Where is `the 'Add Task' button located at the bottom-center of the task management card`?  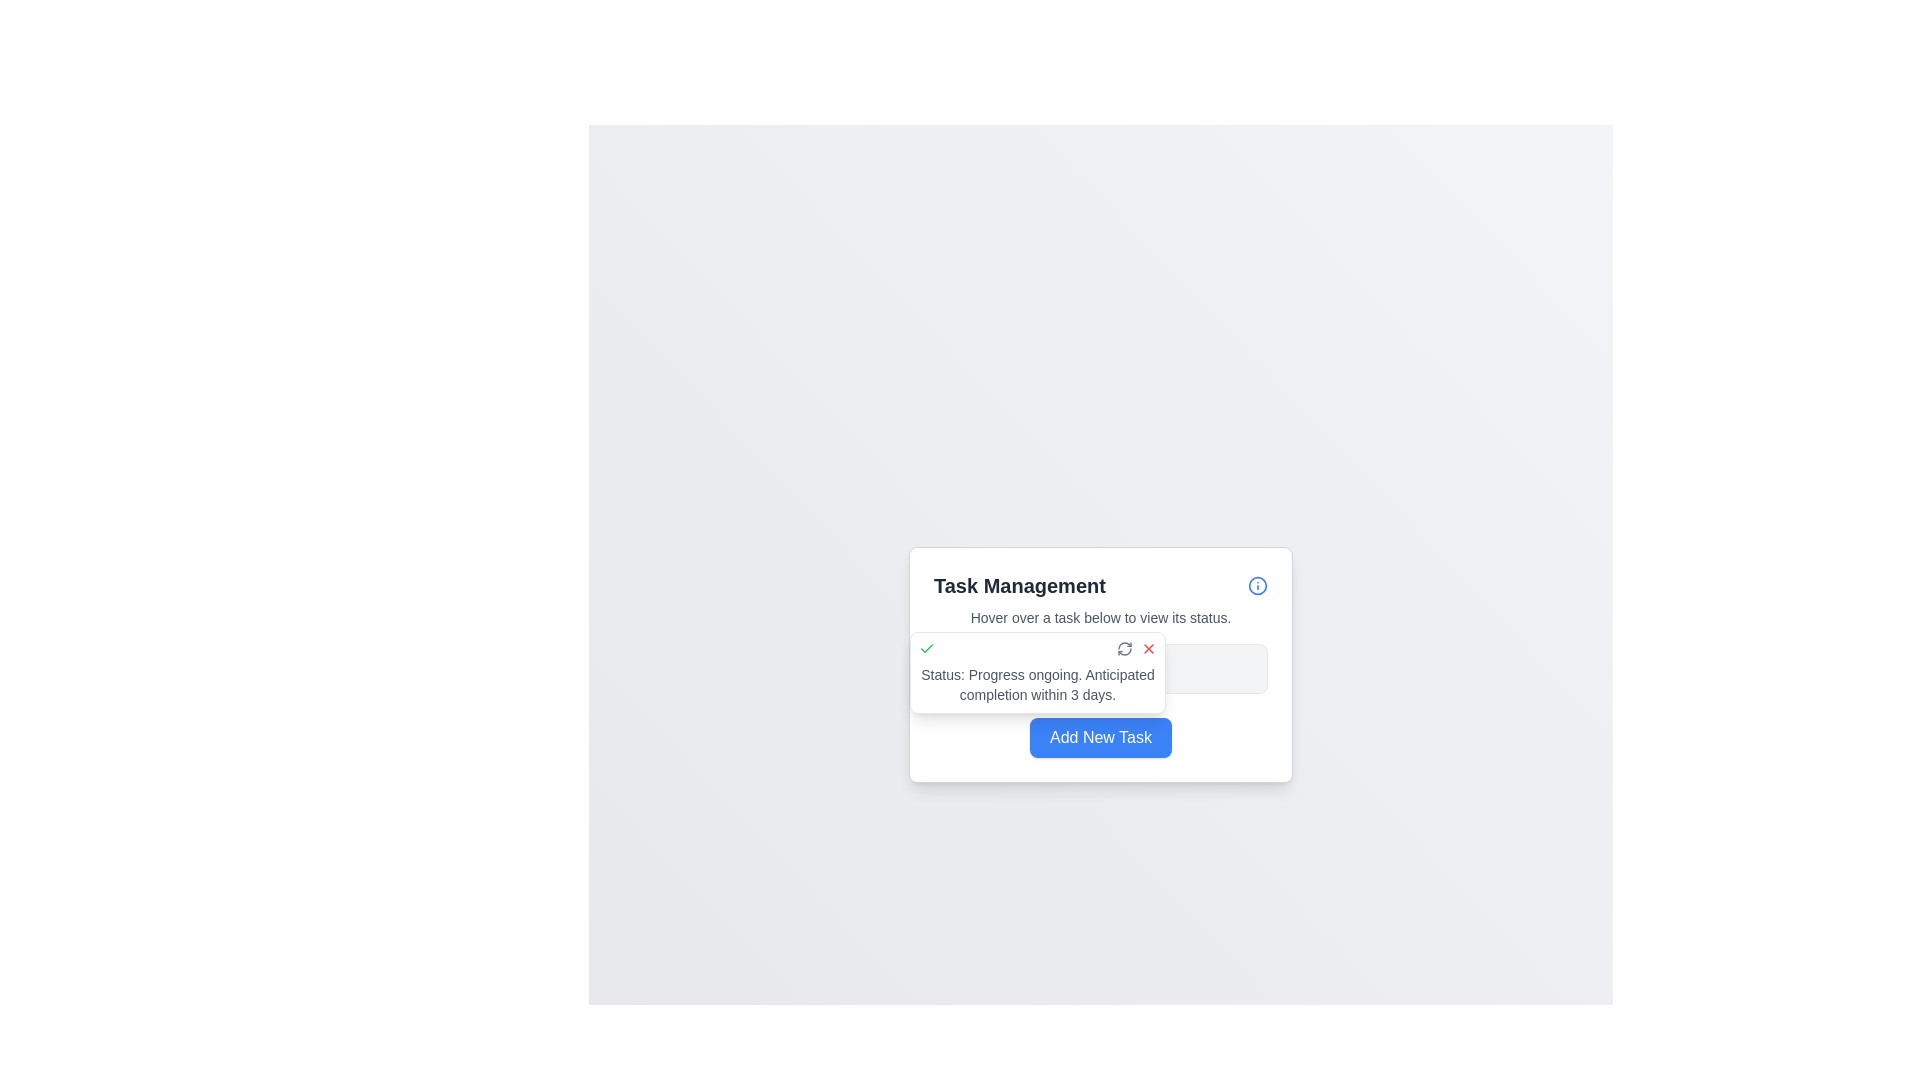
the 'Add Task' button located at the bottom-center of the task management card is located at coordinates (1099, 737).